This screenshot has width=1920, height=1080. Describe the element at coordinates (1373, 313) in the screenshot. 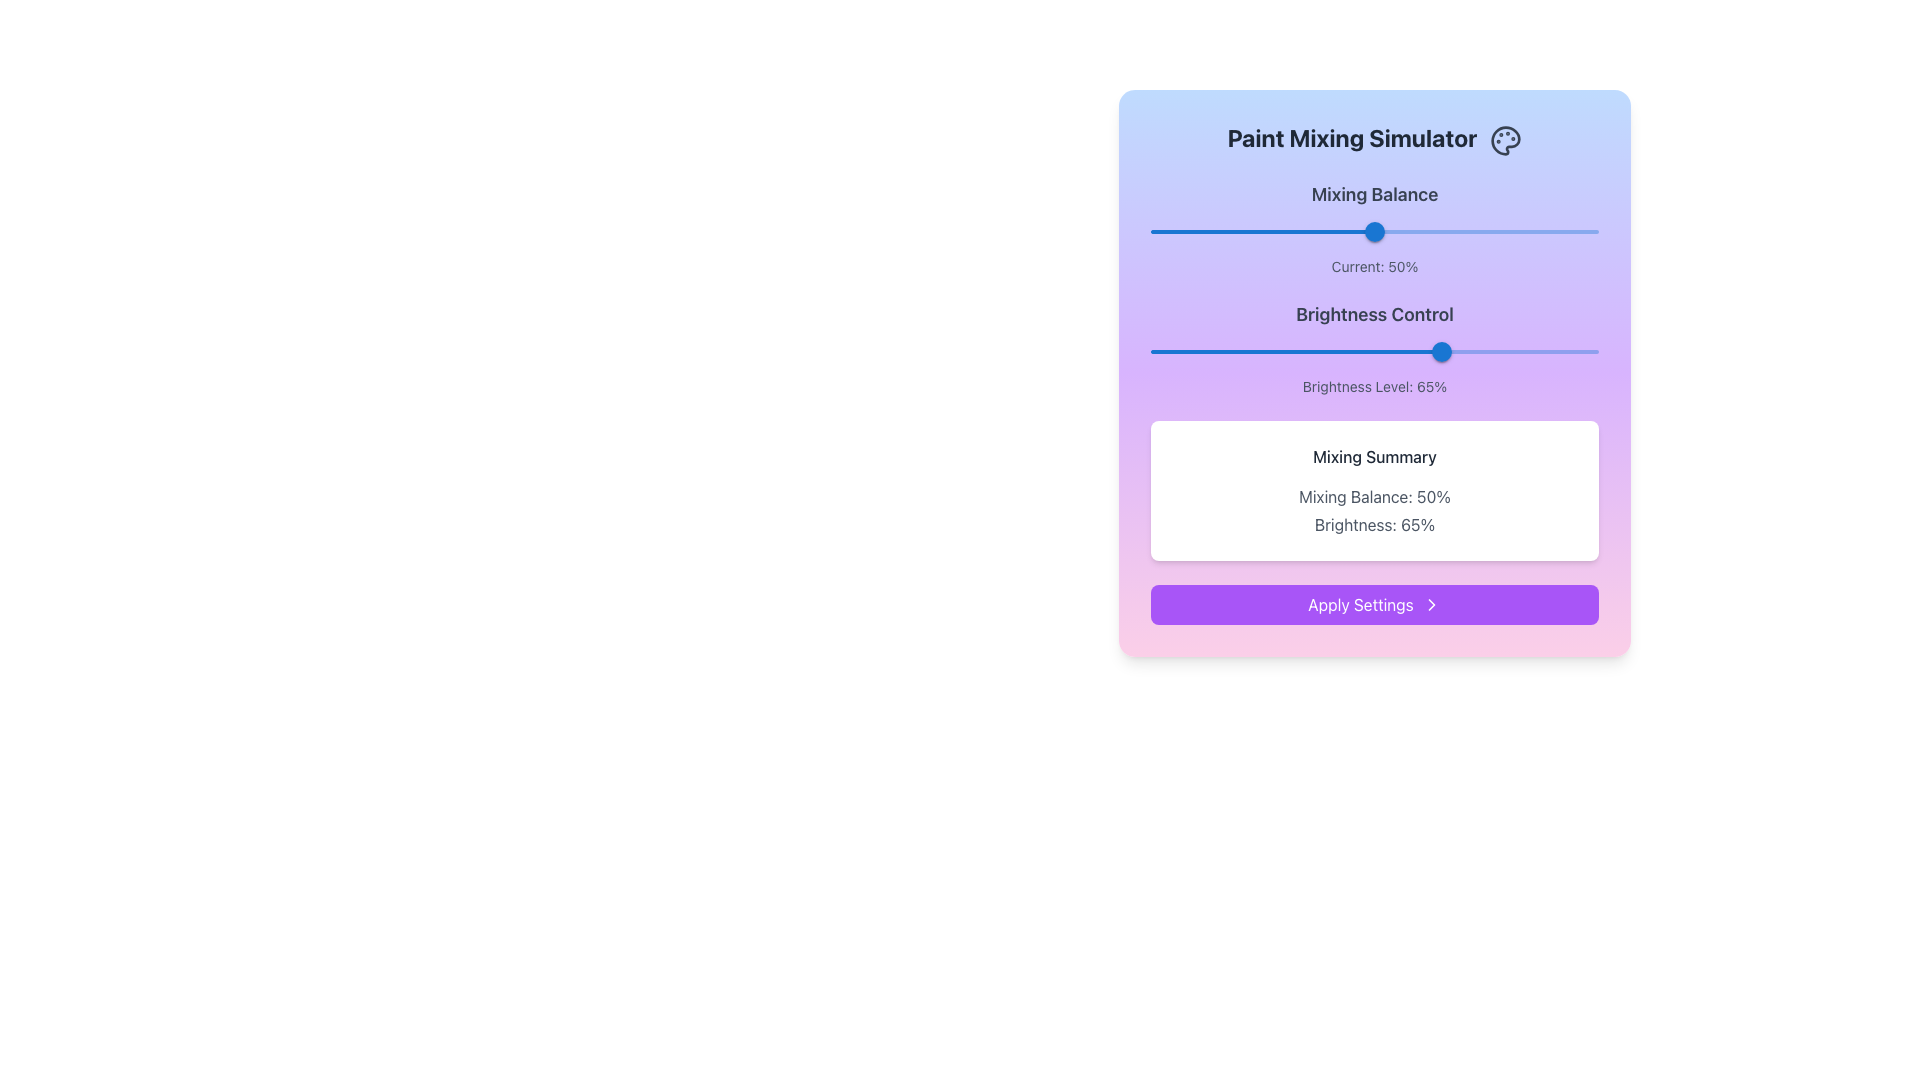

I see `the 'Brightness Control' label, which is prominently displayed in dark gray text on a light gradient background, centrally aligned in the settings panel` at that location.